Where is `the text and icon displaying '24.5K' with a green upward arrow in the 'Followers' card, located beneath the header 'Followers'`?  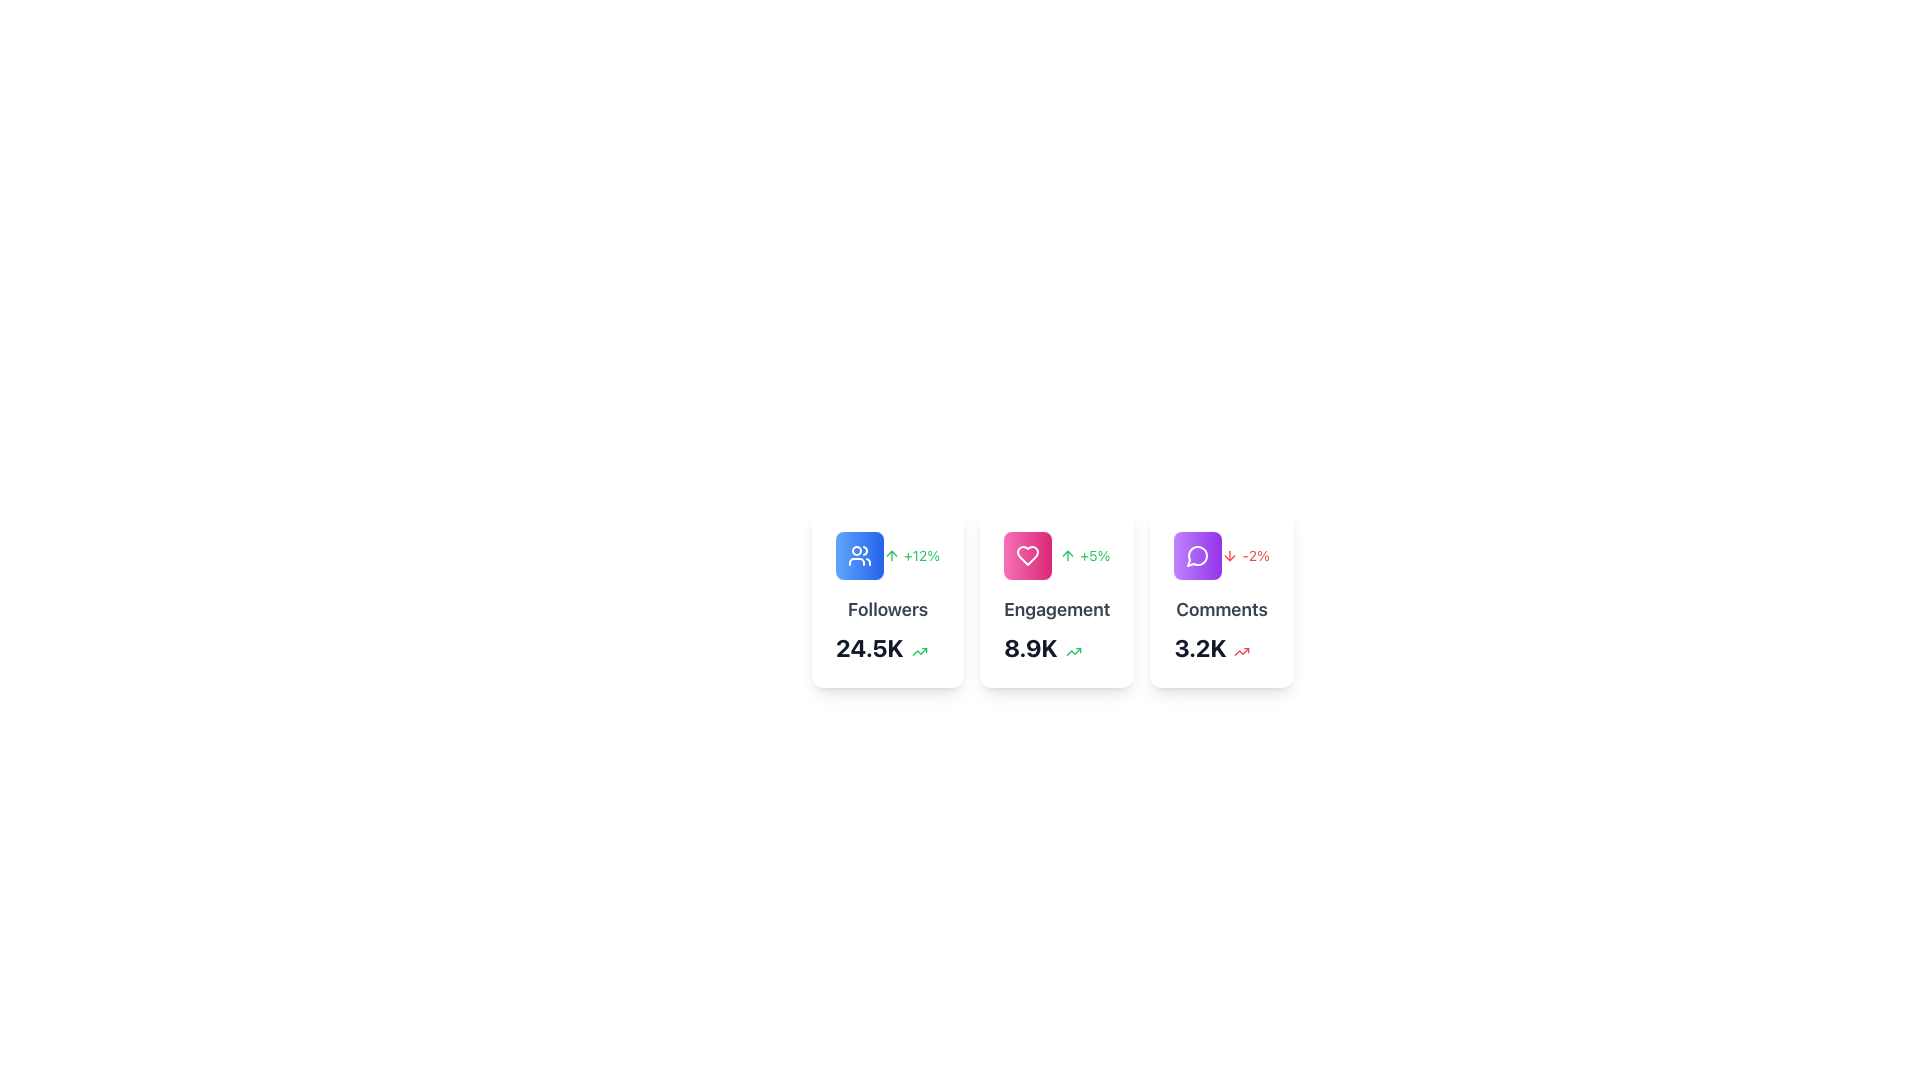
the text and icon displaying '24.5K' with a green upward arrow in the 'Followers' card, located beneath the header 'Followers' is located at coordinates (887, 648).